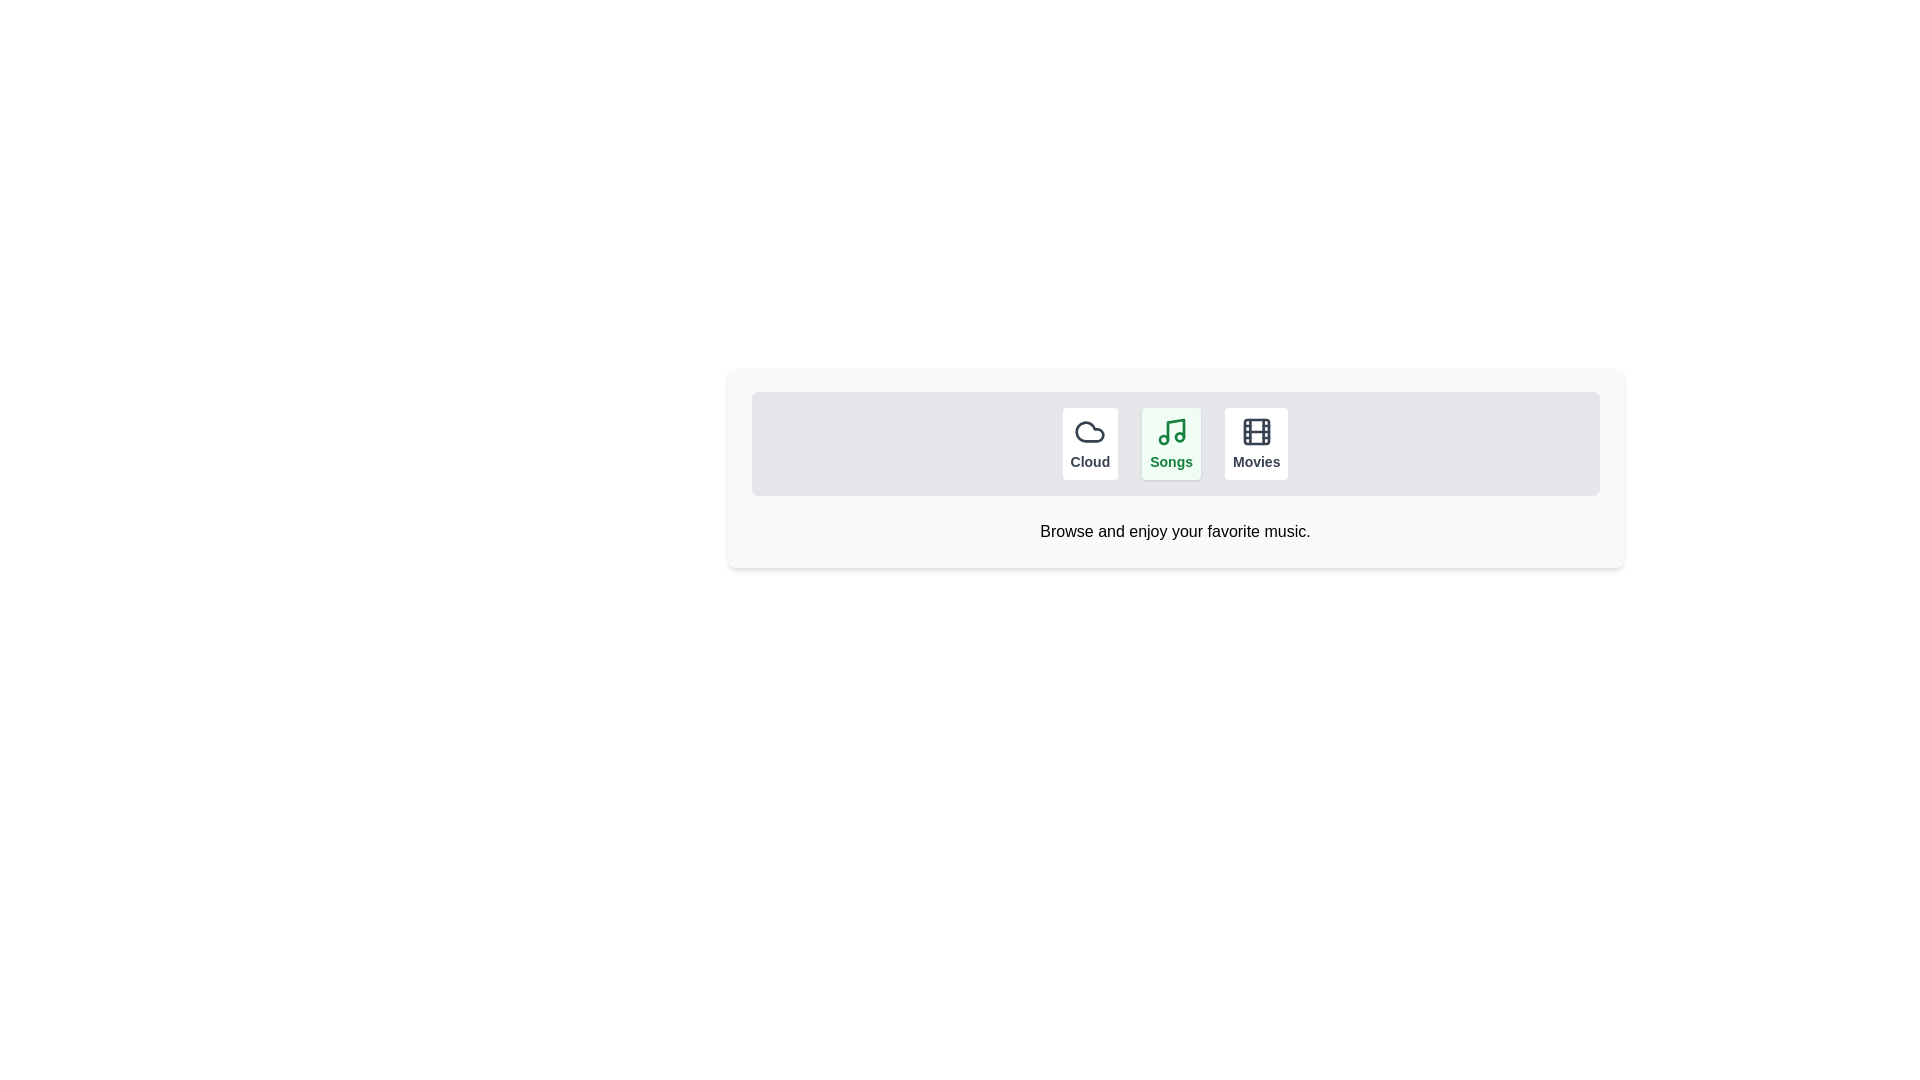 Image resolution: width=1920 pixels, height=1080 pixels. I want to click on the 'Movies' button, which is the rightmost interactive button in a horizontal arrangement of three buttons labeled 'Cloud', 'Songs', and 'Movies', so click(1255, 462).